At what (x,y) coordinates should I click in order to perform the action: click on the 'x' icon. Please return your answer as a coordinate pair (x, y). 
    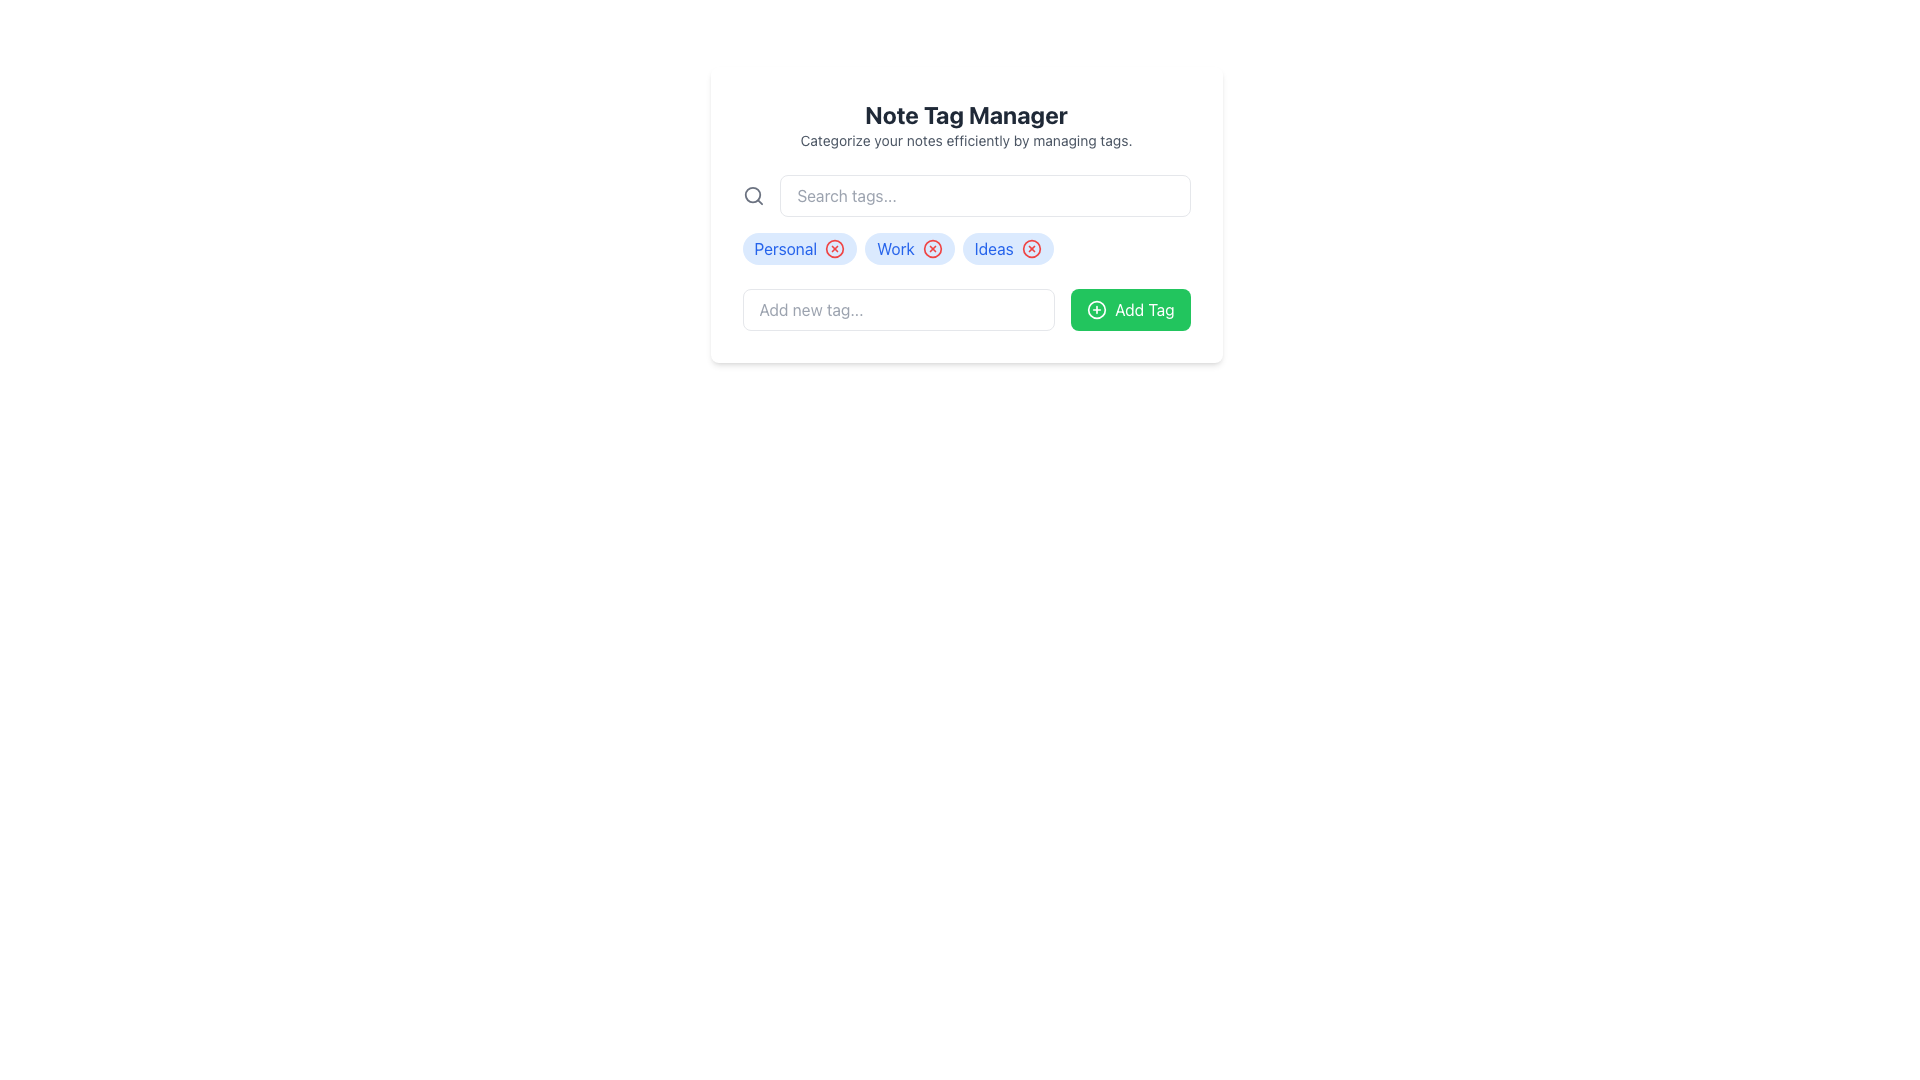
    Looking at the image, I should click on (966, 248).